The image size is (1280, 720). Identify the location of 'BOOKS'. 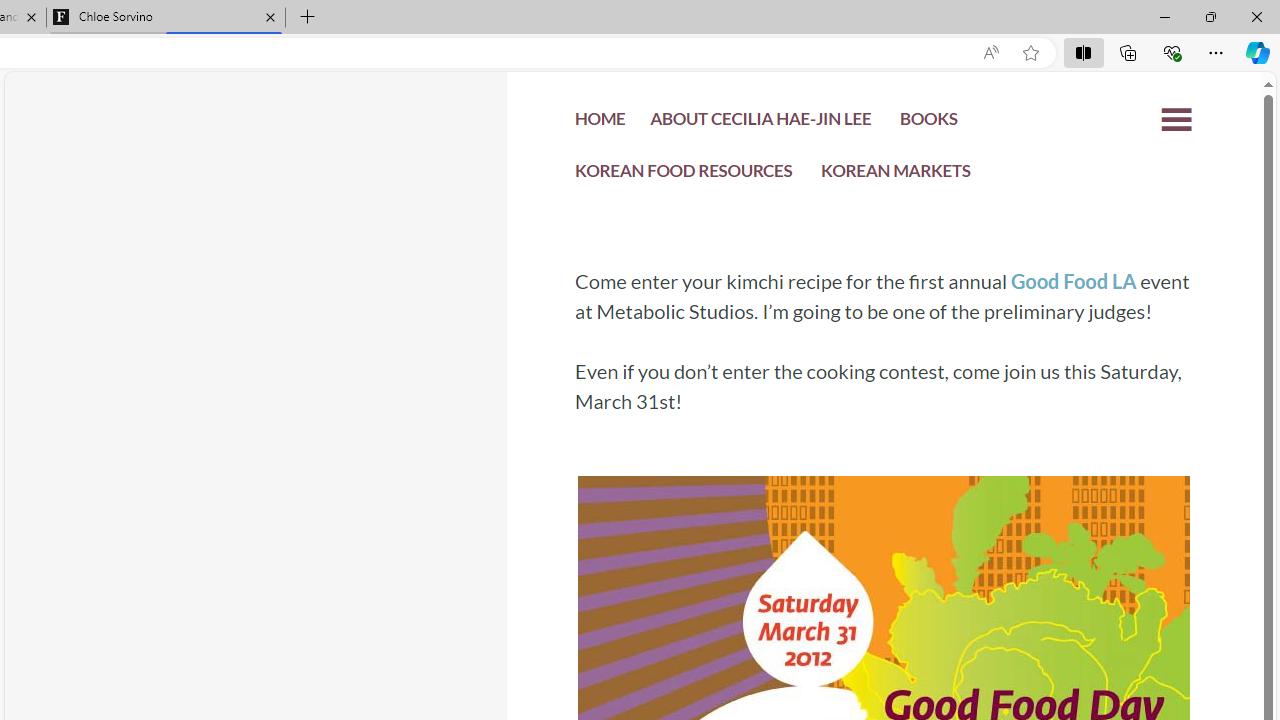
(927, 122).